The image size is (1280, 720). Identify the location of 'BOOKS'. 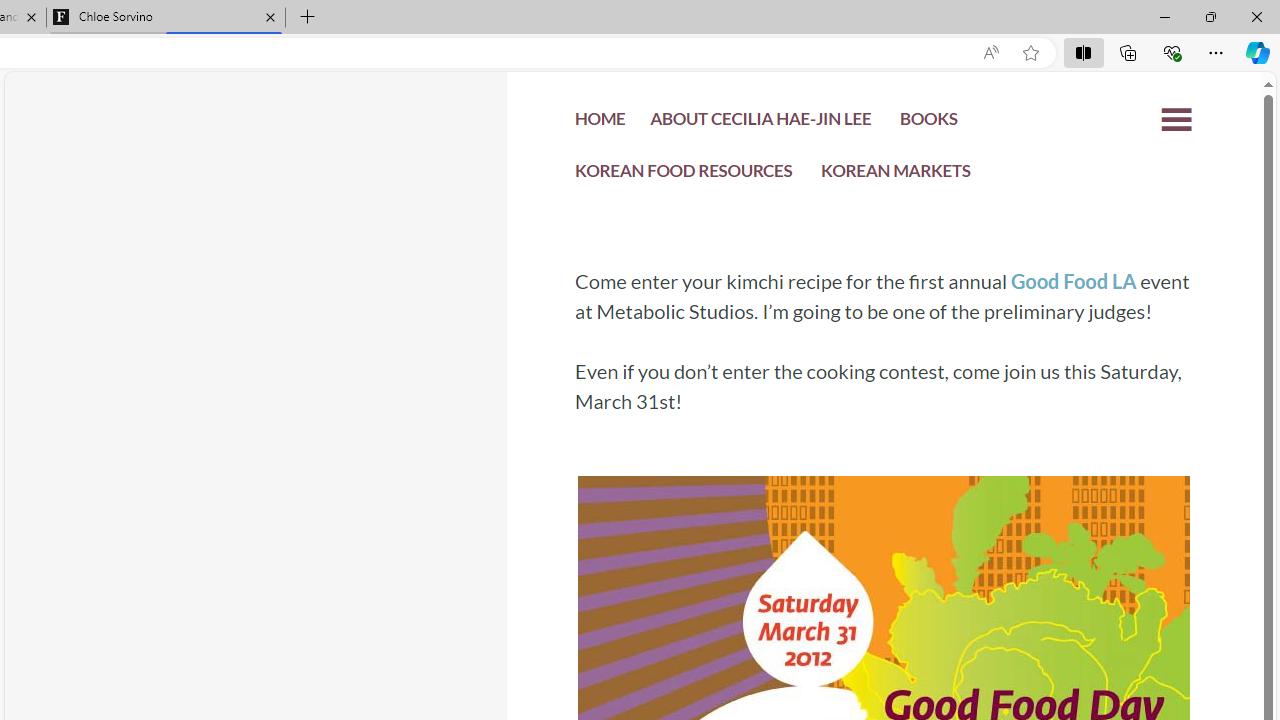
(927, 122).